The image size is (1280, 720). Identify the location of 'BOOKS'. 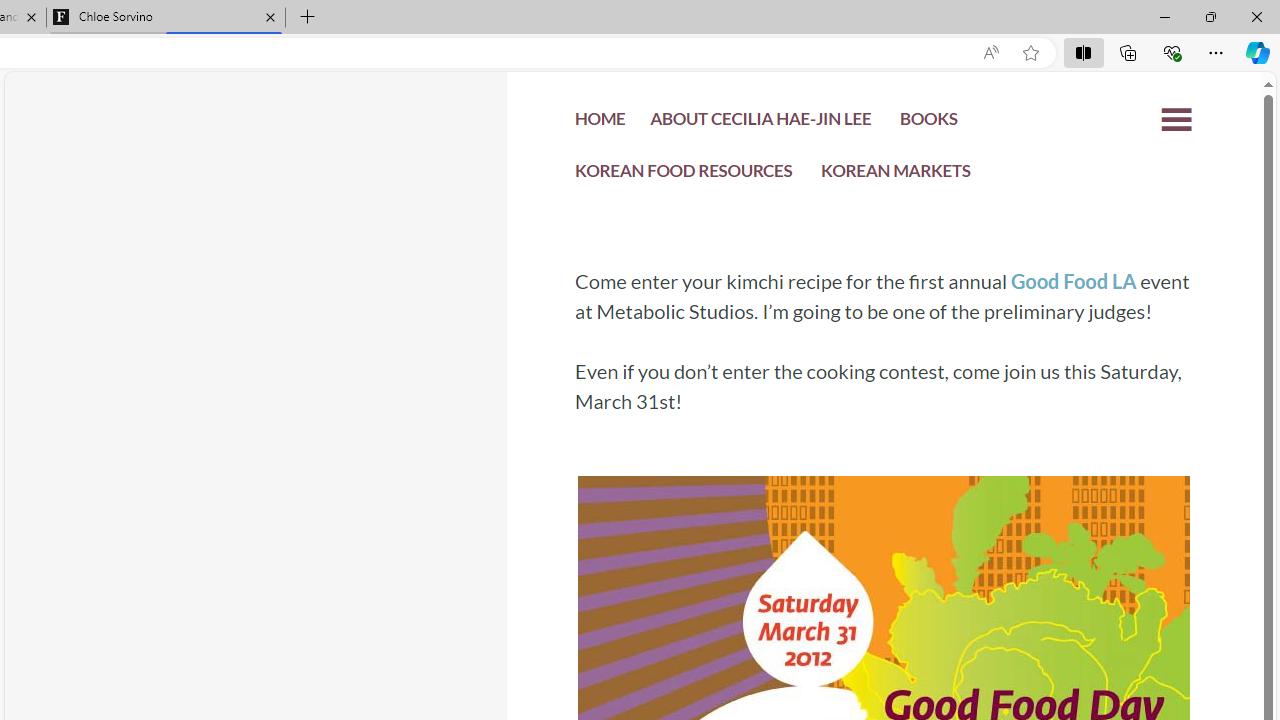
(927, 122).